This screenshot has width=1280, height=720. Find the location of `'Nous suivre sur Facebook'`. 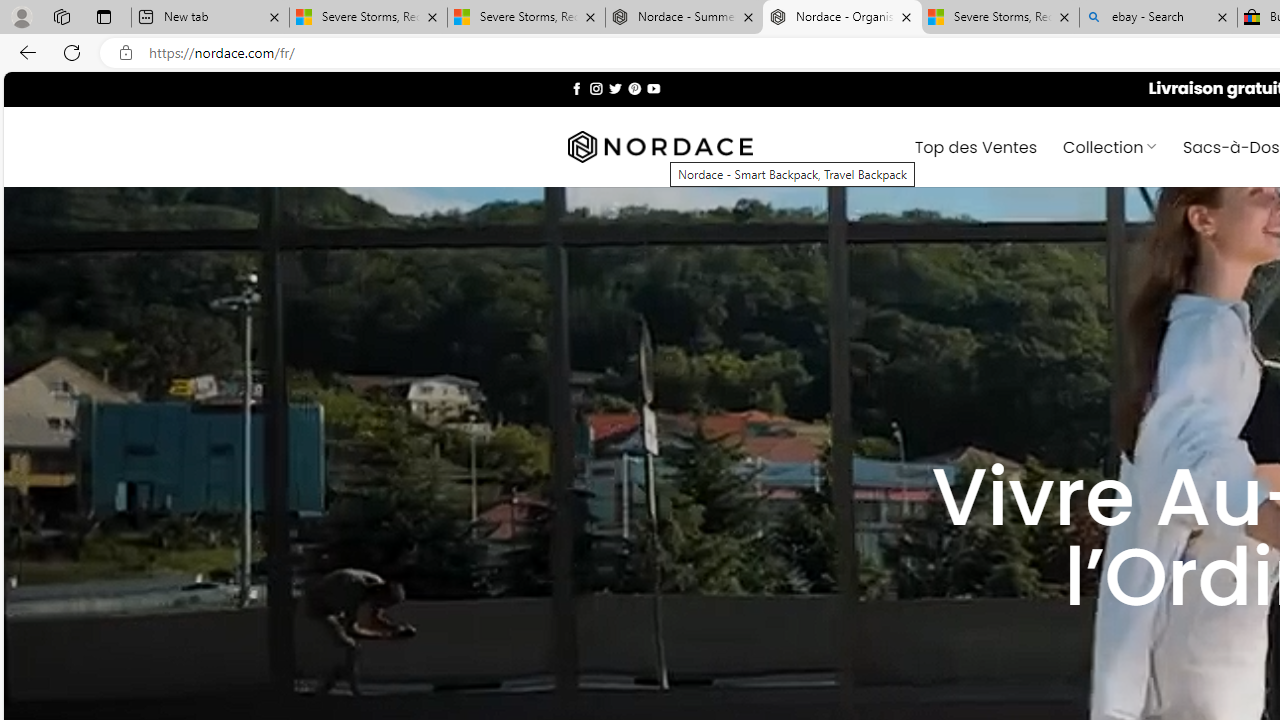

'Nous suivre sur Facebook' is located at coordinates (576, 87).